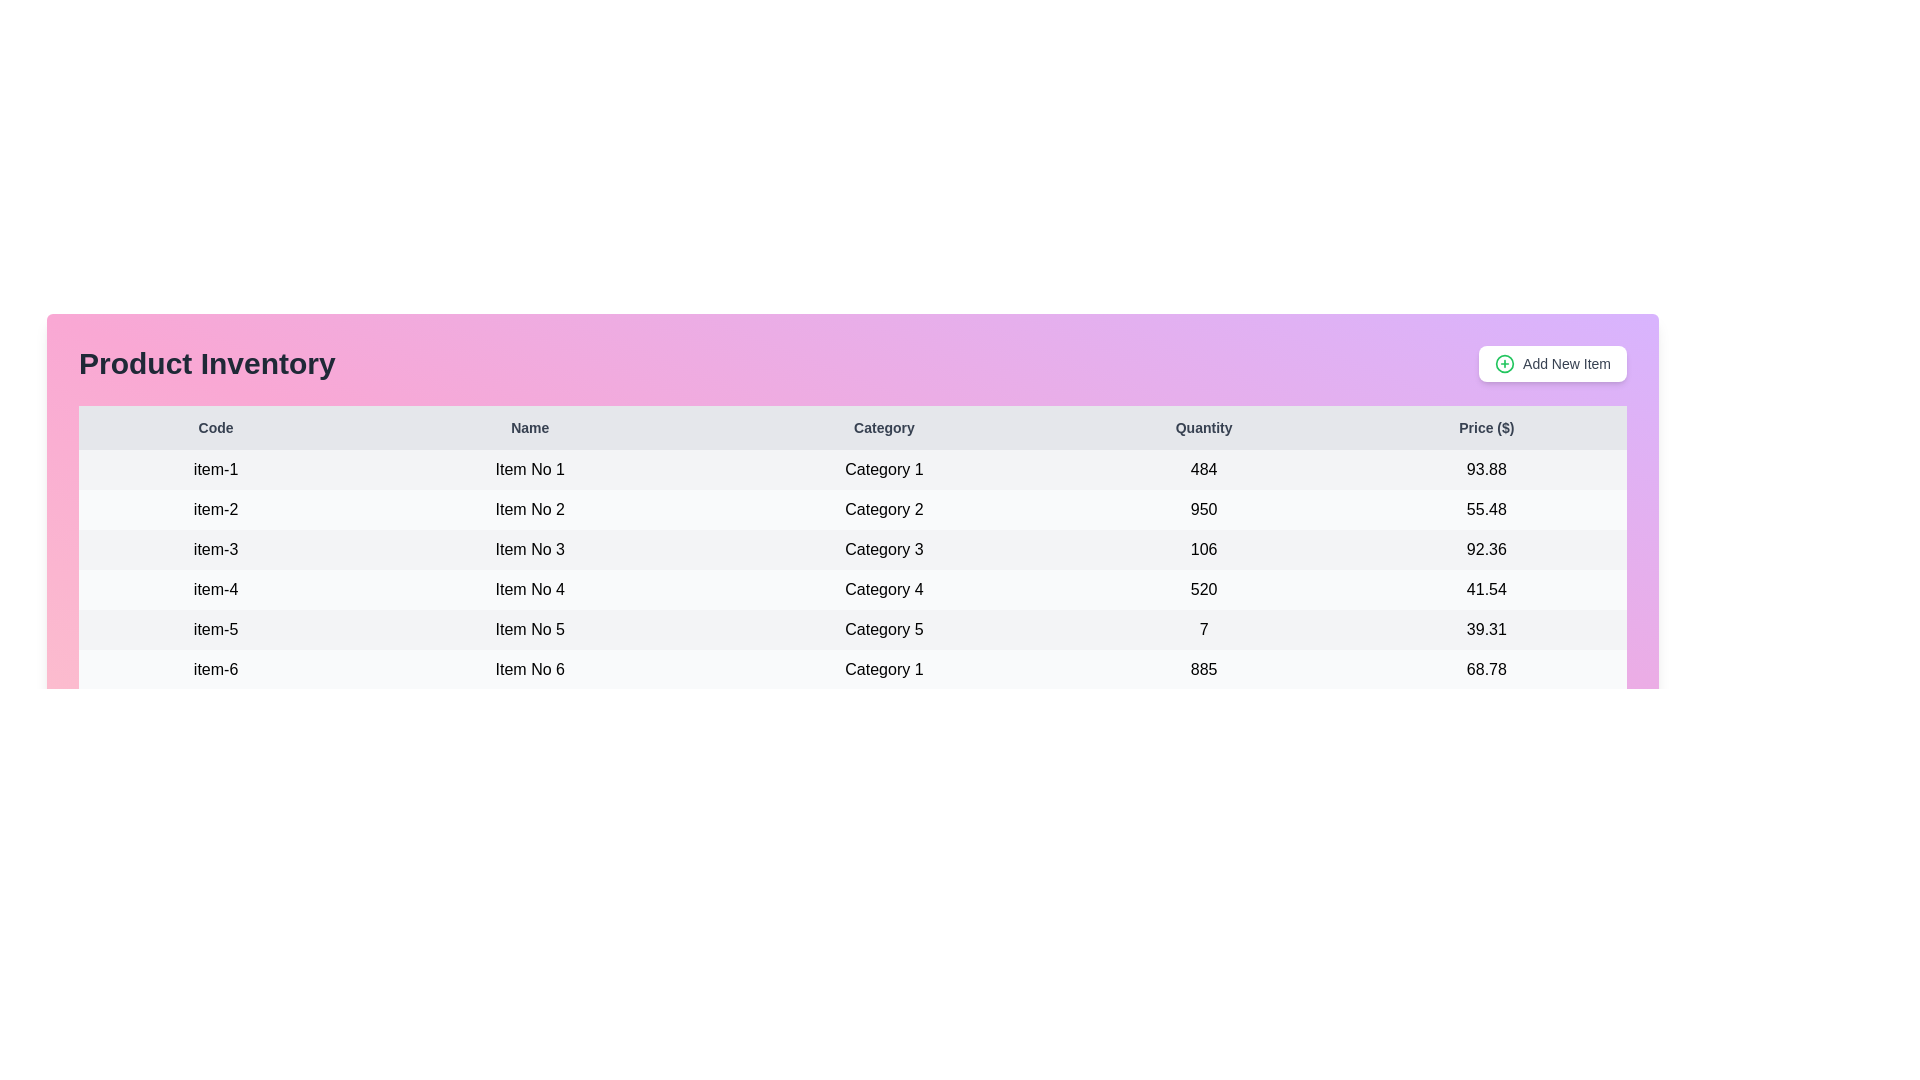 The image size is (1920, 1080). I want to click on the text 'Product Inventory' in the header, so click(206, 363).